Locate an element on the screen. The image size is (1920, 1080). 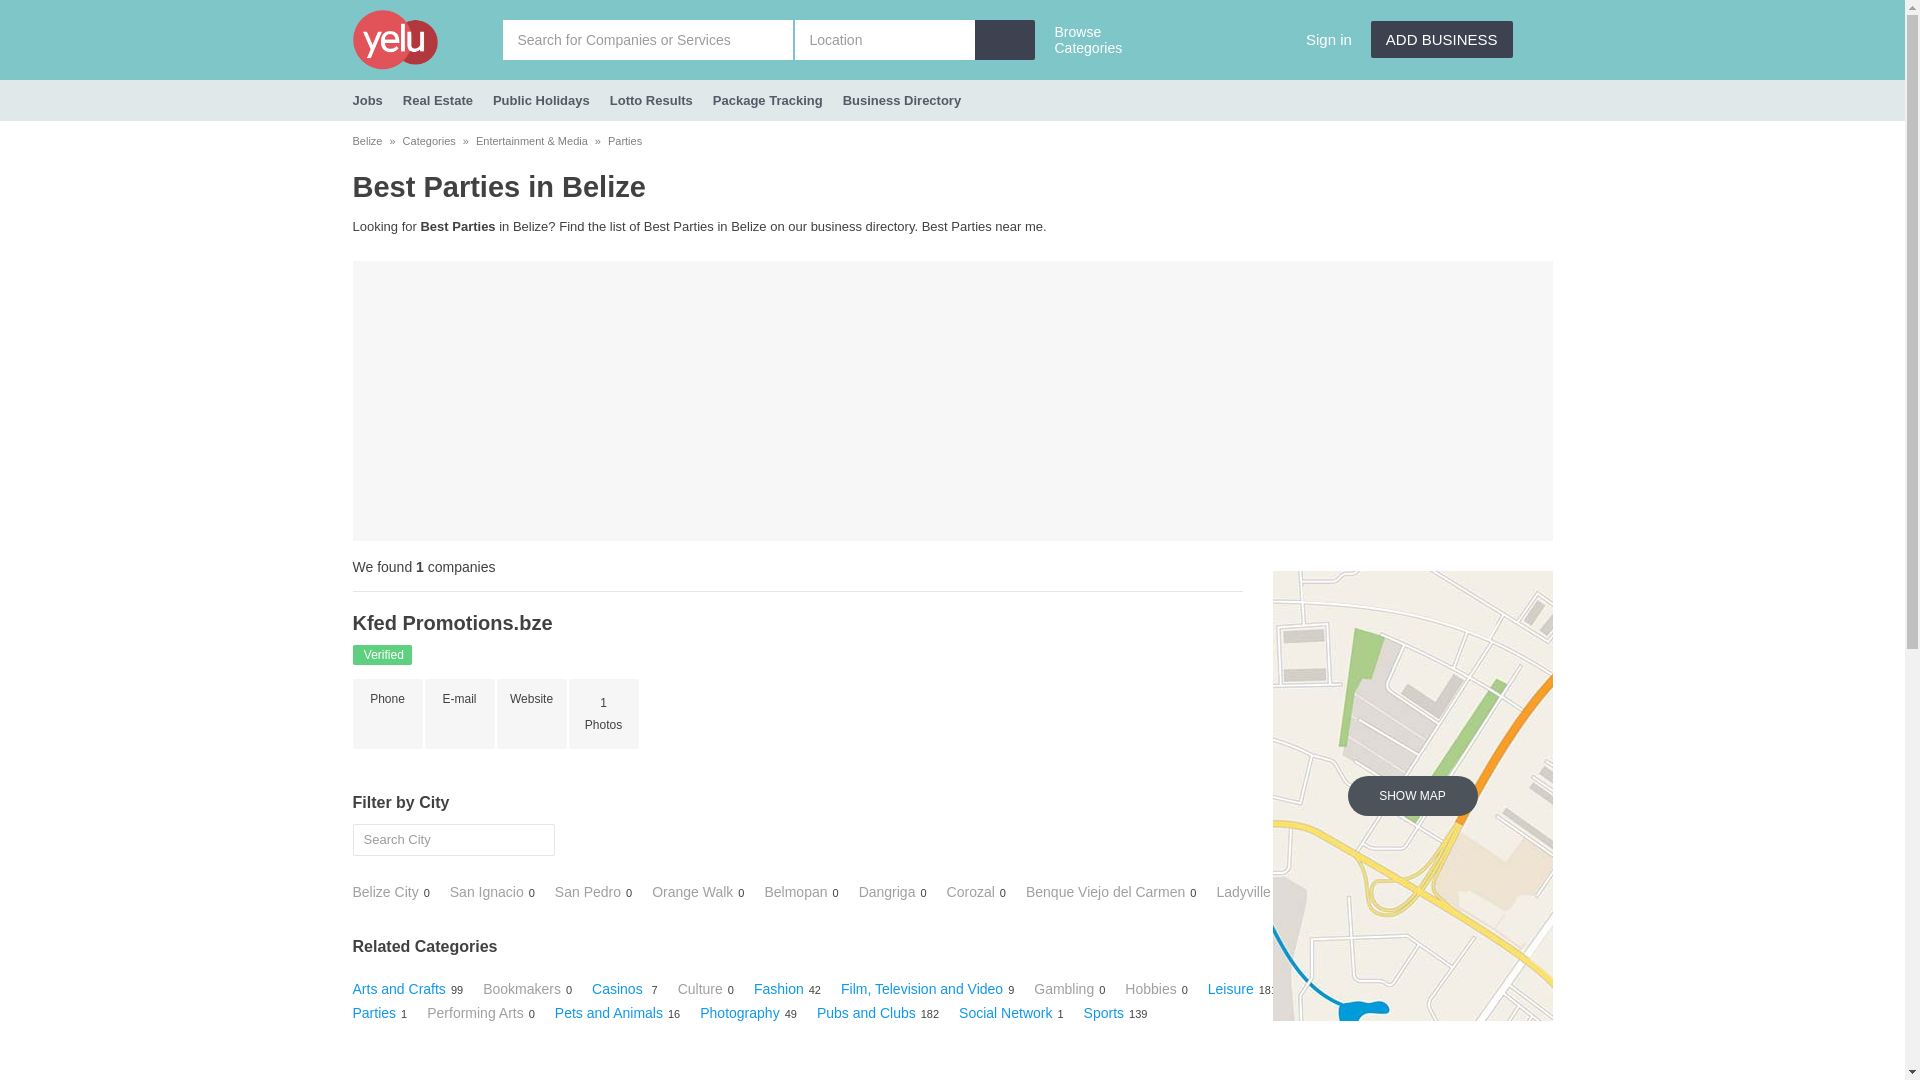
'Entertainment & Media' is located at coordinates (532, 140).